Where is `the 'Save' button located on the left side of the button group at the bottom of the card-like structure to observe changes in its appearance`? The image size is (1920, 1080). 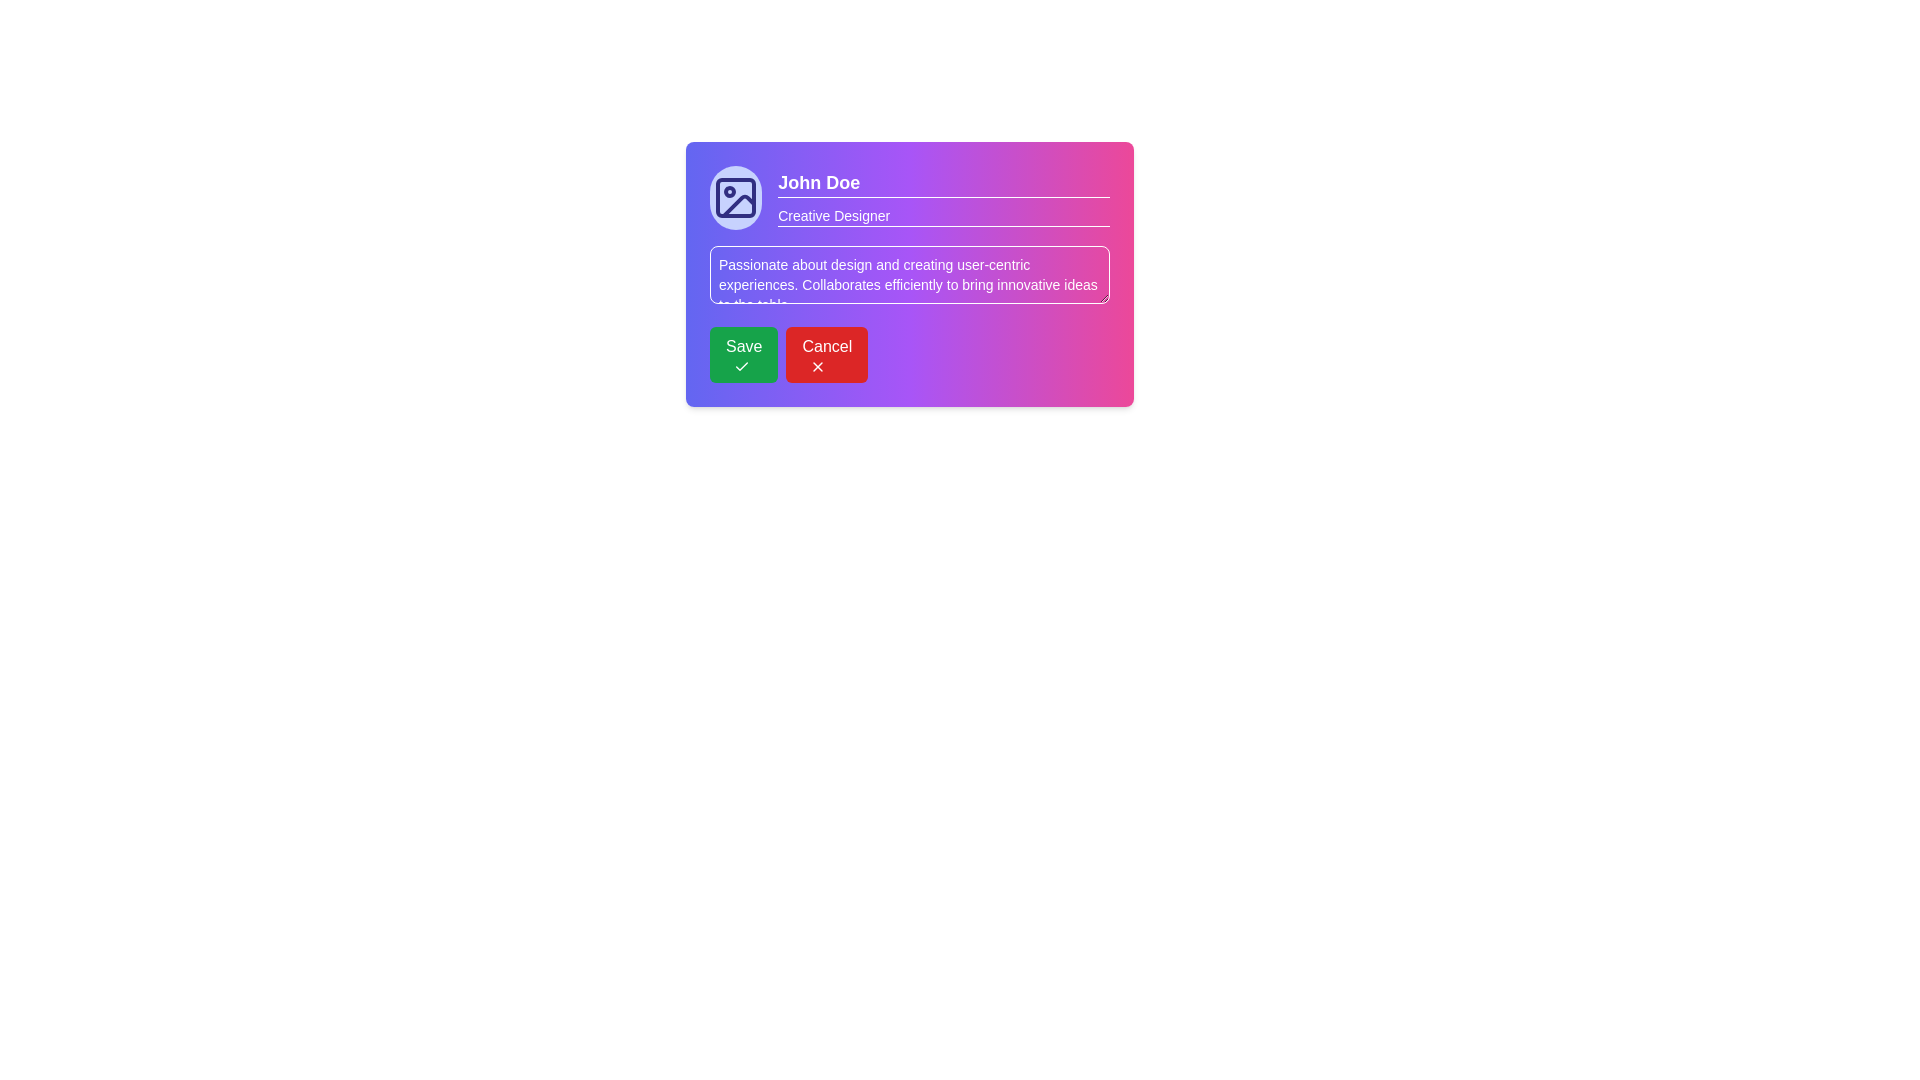 the 'Save' button located on the left side of the button group at the bottom of the card-like structure to observe changes in its appearance is located at coordinates (743, 353).